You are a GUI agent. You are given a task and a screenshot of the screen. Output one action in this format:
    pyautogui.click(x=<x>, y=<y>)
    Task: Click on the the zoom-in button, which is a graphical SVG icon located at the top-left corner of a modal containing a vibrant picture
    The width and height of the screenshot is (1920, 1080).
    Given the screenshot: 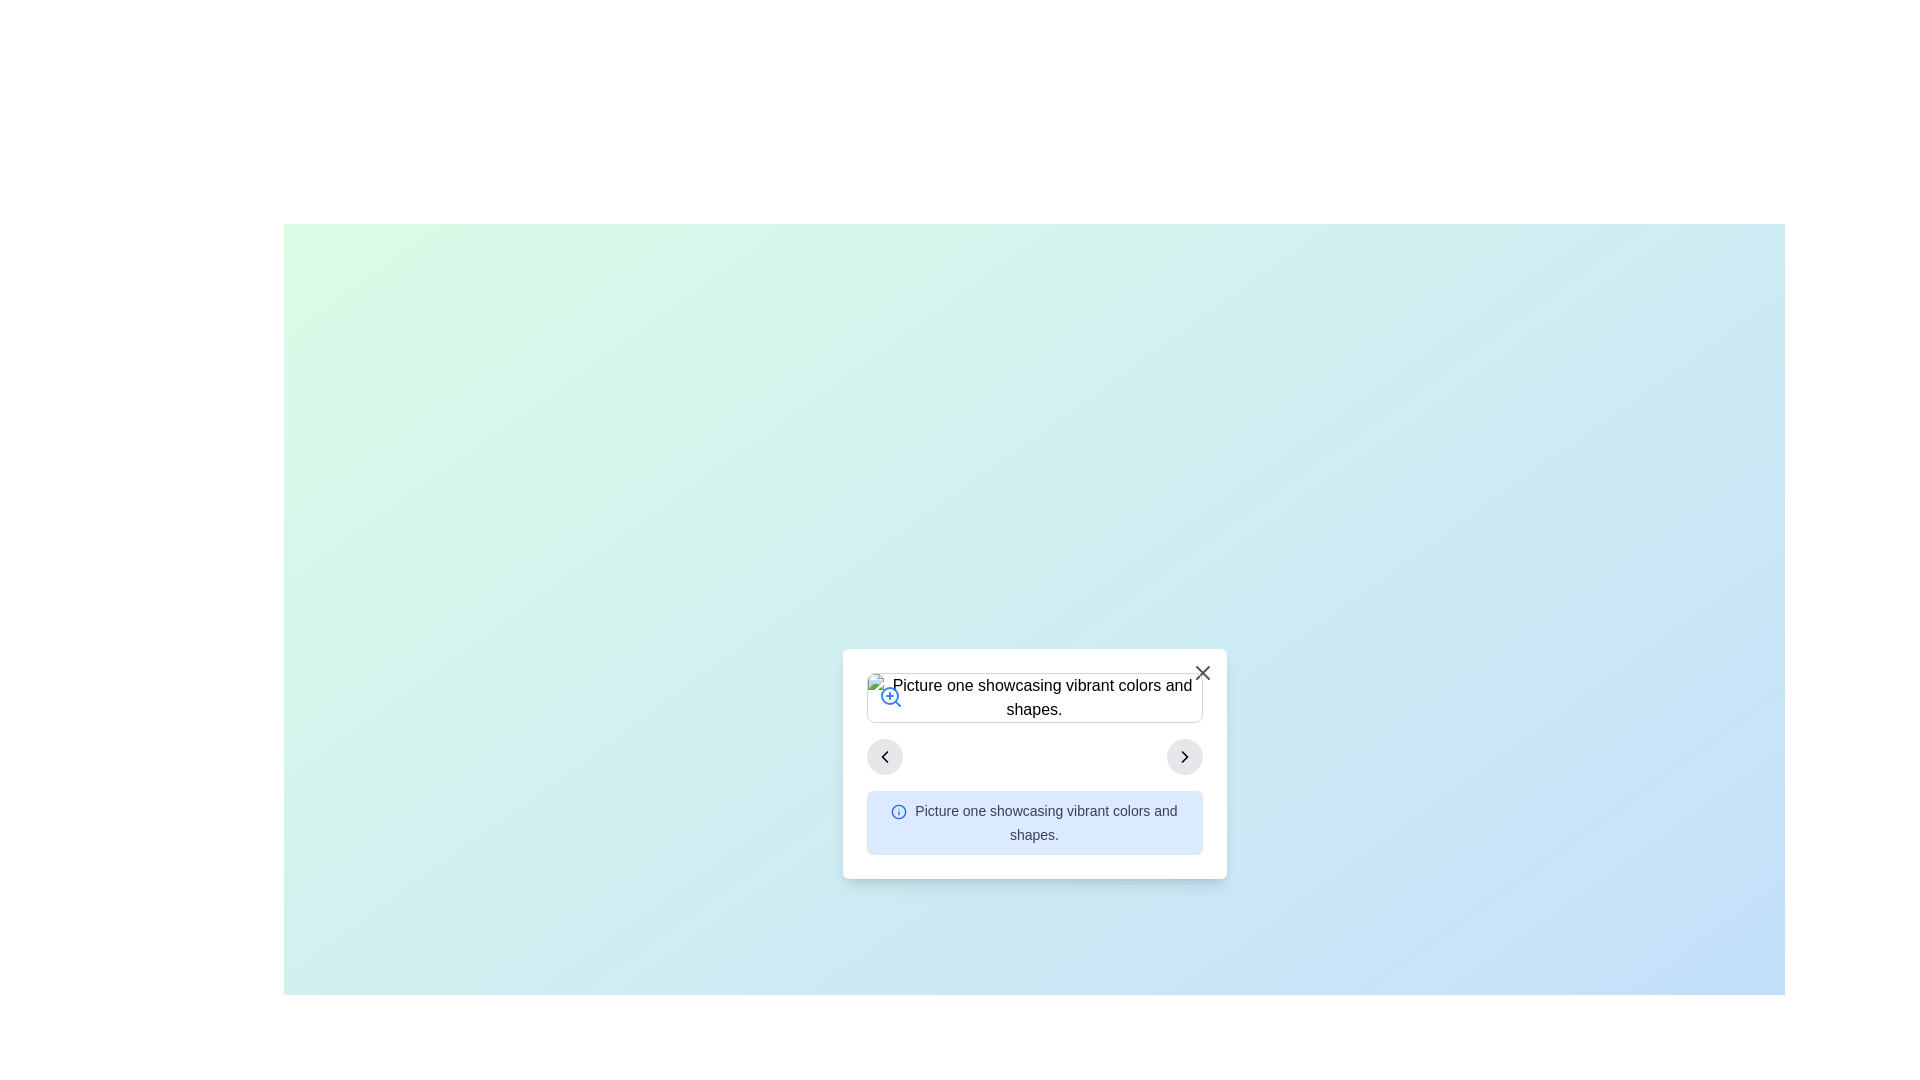 What is the action you would take?
    pyautogui.click(x=889, y=696)
    